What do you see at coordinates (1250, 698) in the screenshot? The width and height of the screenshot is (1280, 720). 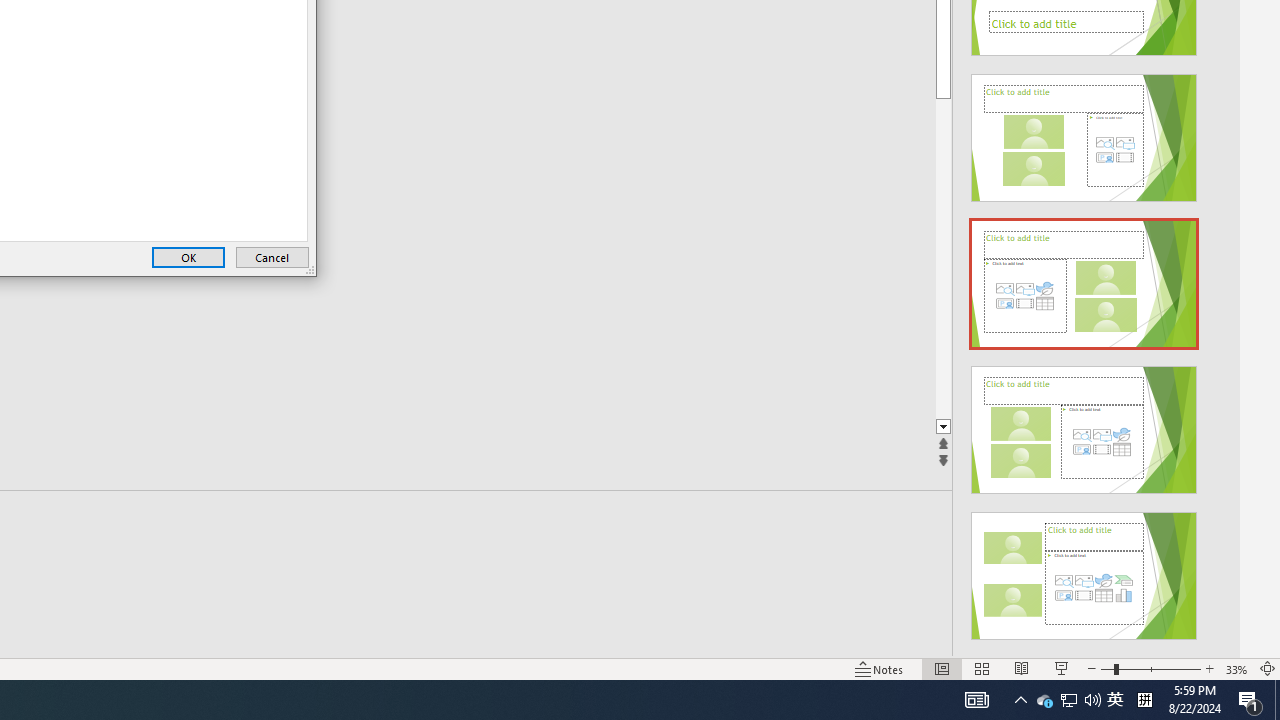 I see `'Action Center, 1 new notification'` at bounding box center [1250, 698].